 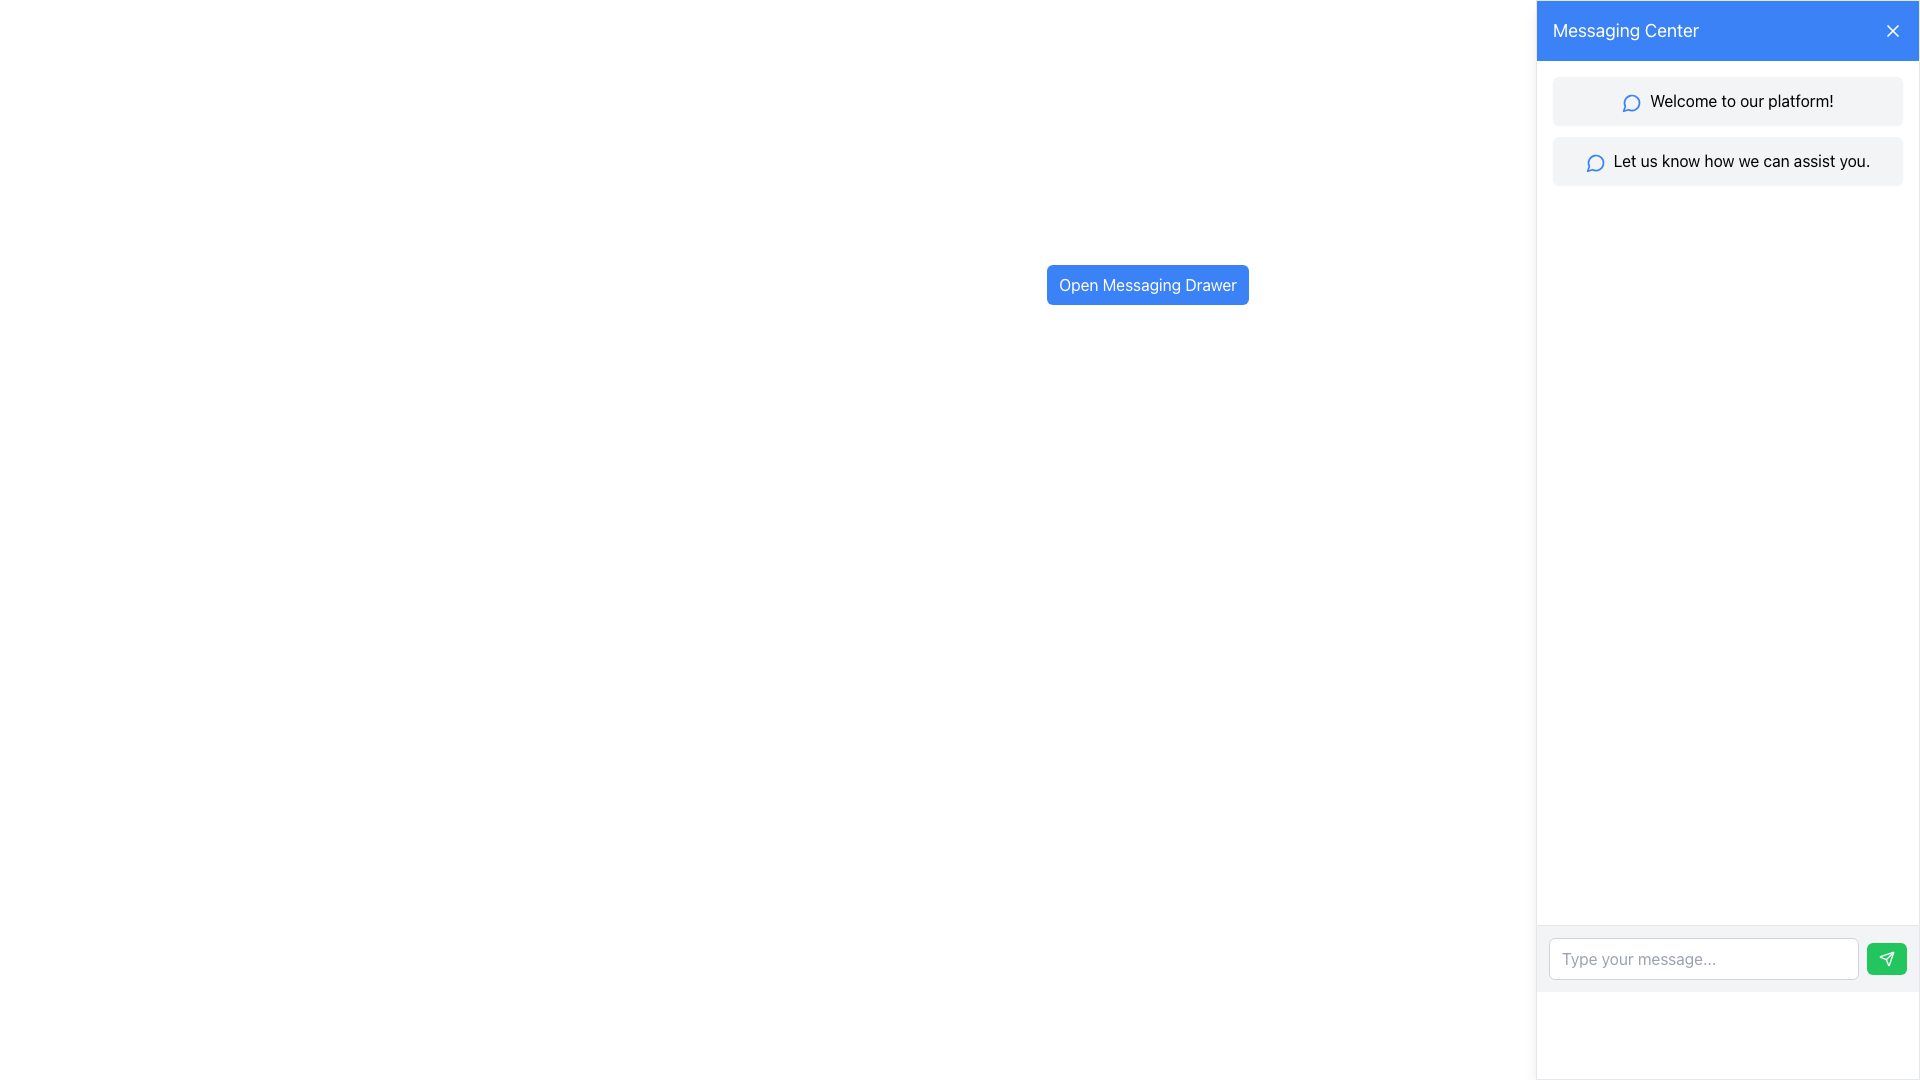 What do you see at coordinates (1632, 102) in the screenshot?
I see `the messaging icon located within the 'Messaging Center' panel, positioned to the left of the text 'Welcome to our platform!'` at bounding box center [1632, 102].